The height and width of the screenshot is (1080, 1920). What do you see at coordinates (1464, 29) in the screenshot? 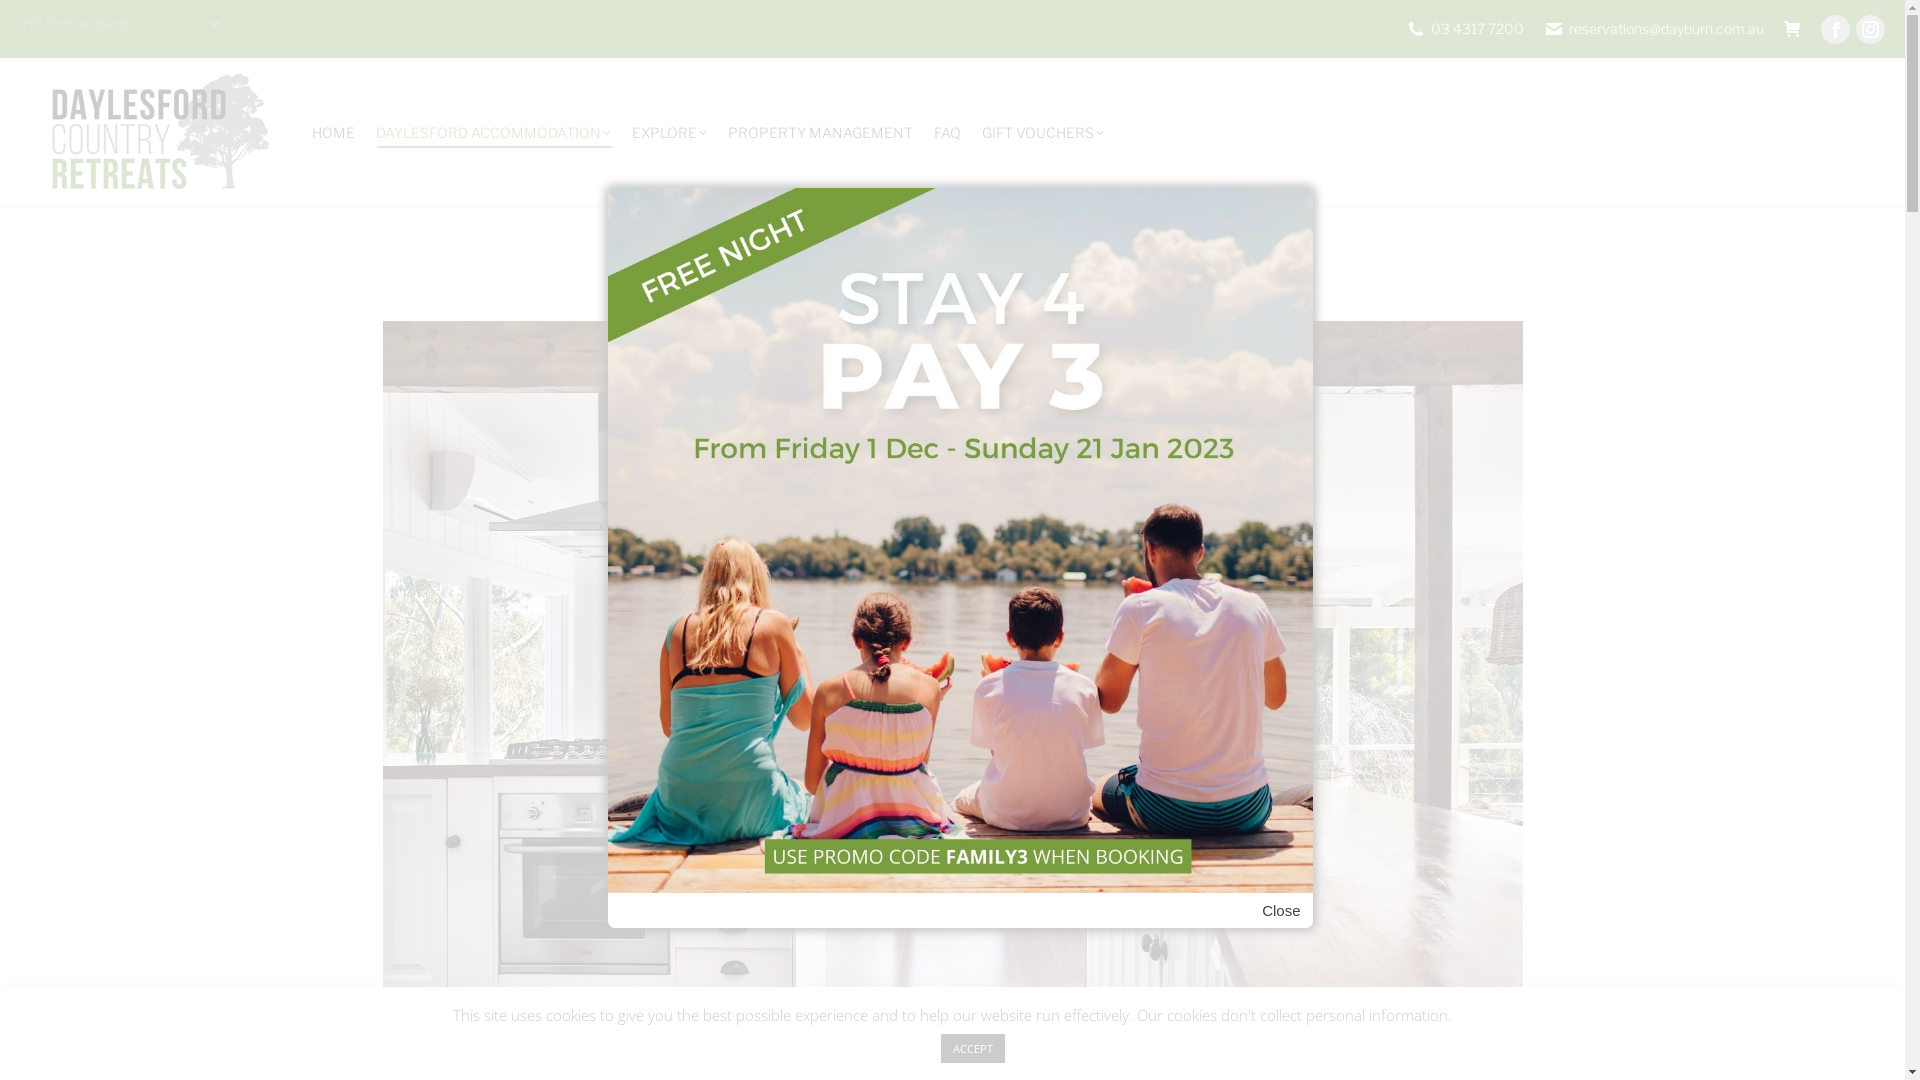
I see `'03 4317 7200'` at bounding box center [1464, 29].